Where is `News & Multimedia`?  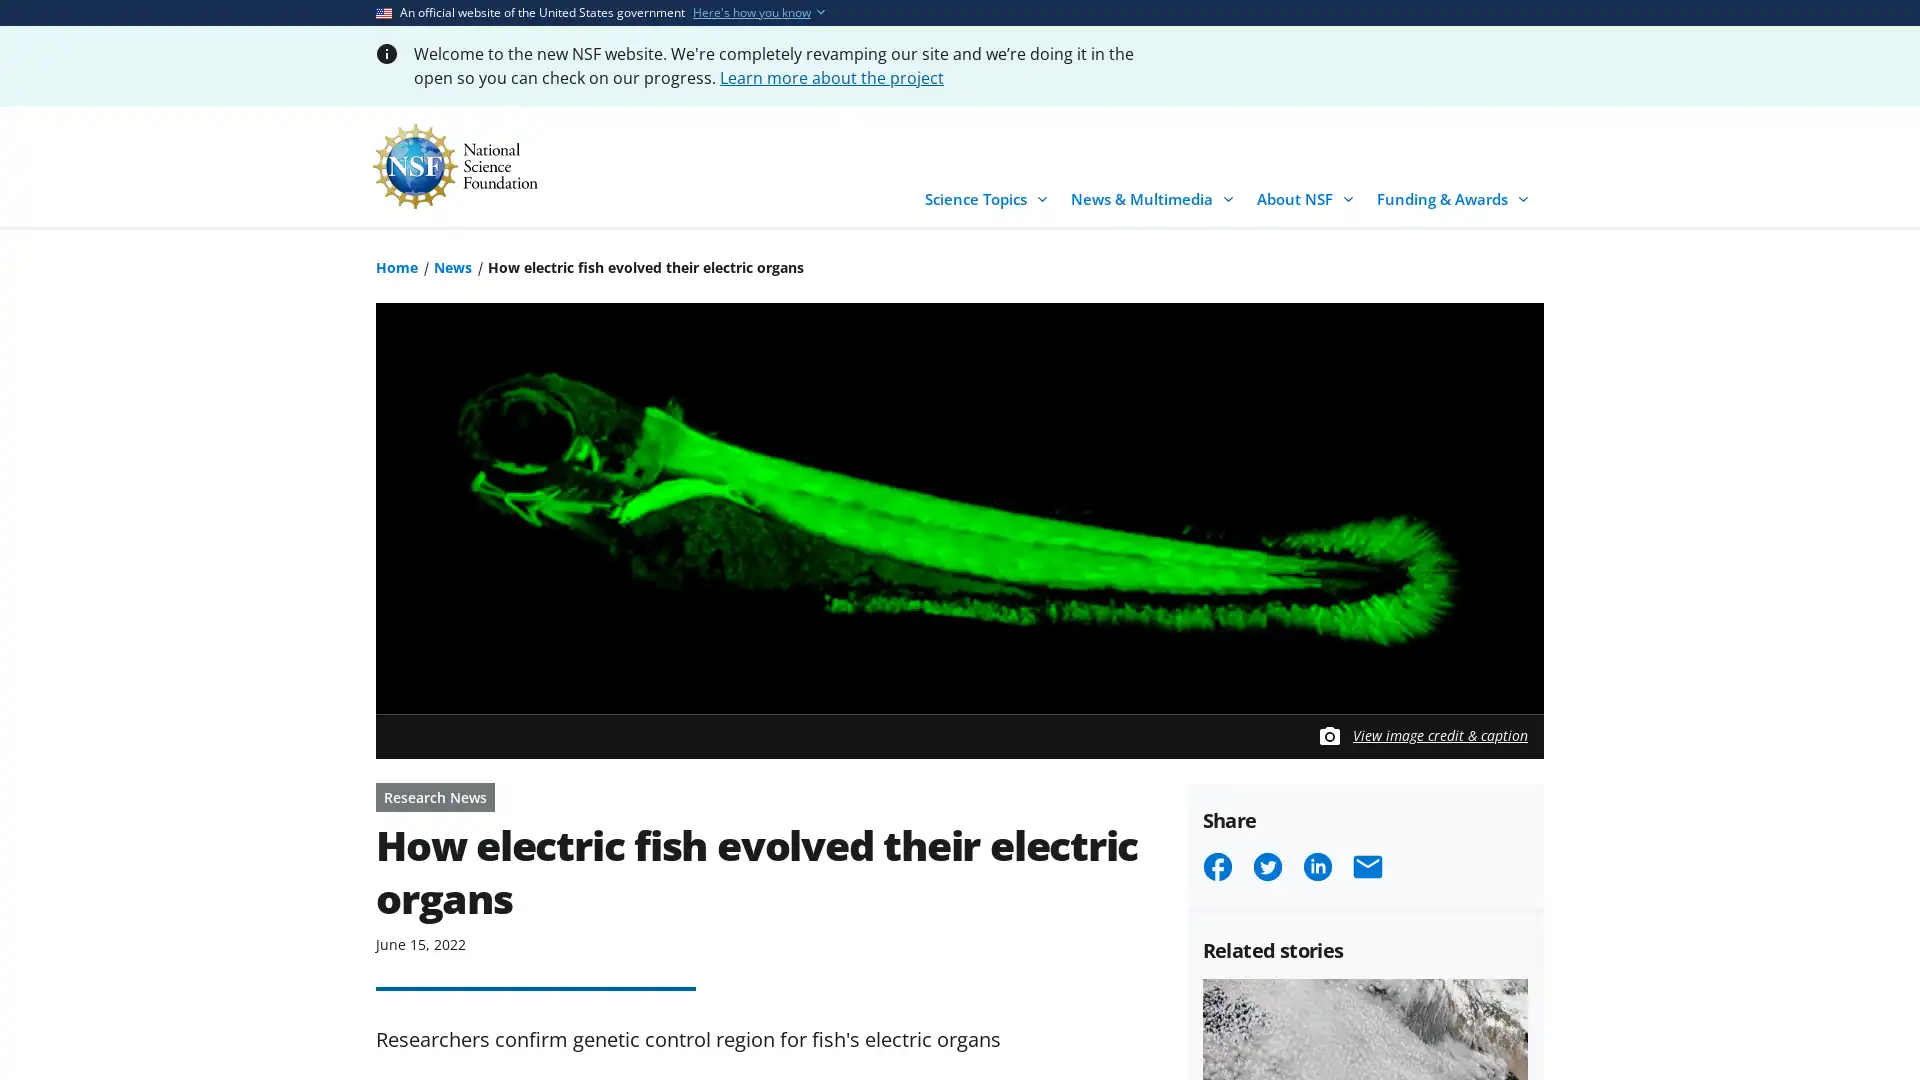
News & Multimedia is located at coordinates (1156, 193).